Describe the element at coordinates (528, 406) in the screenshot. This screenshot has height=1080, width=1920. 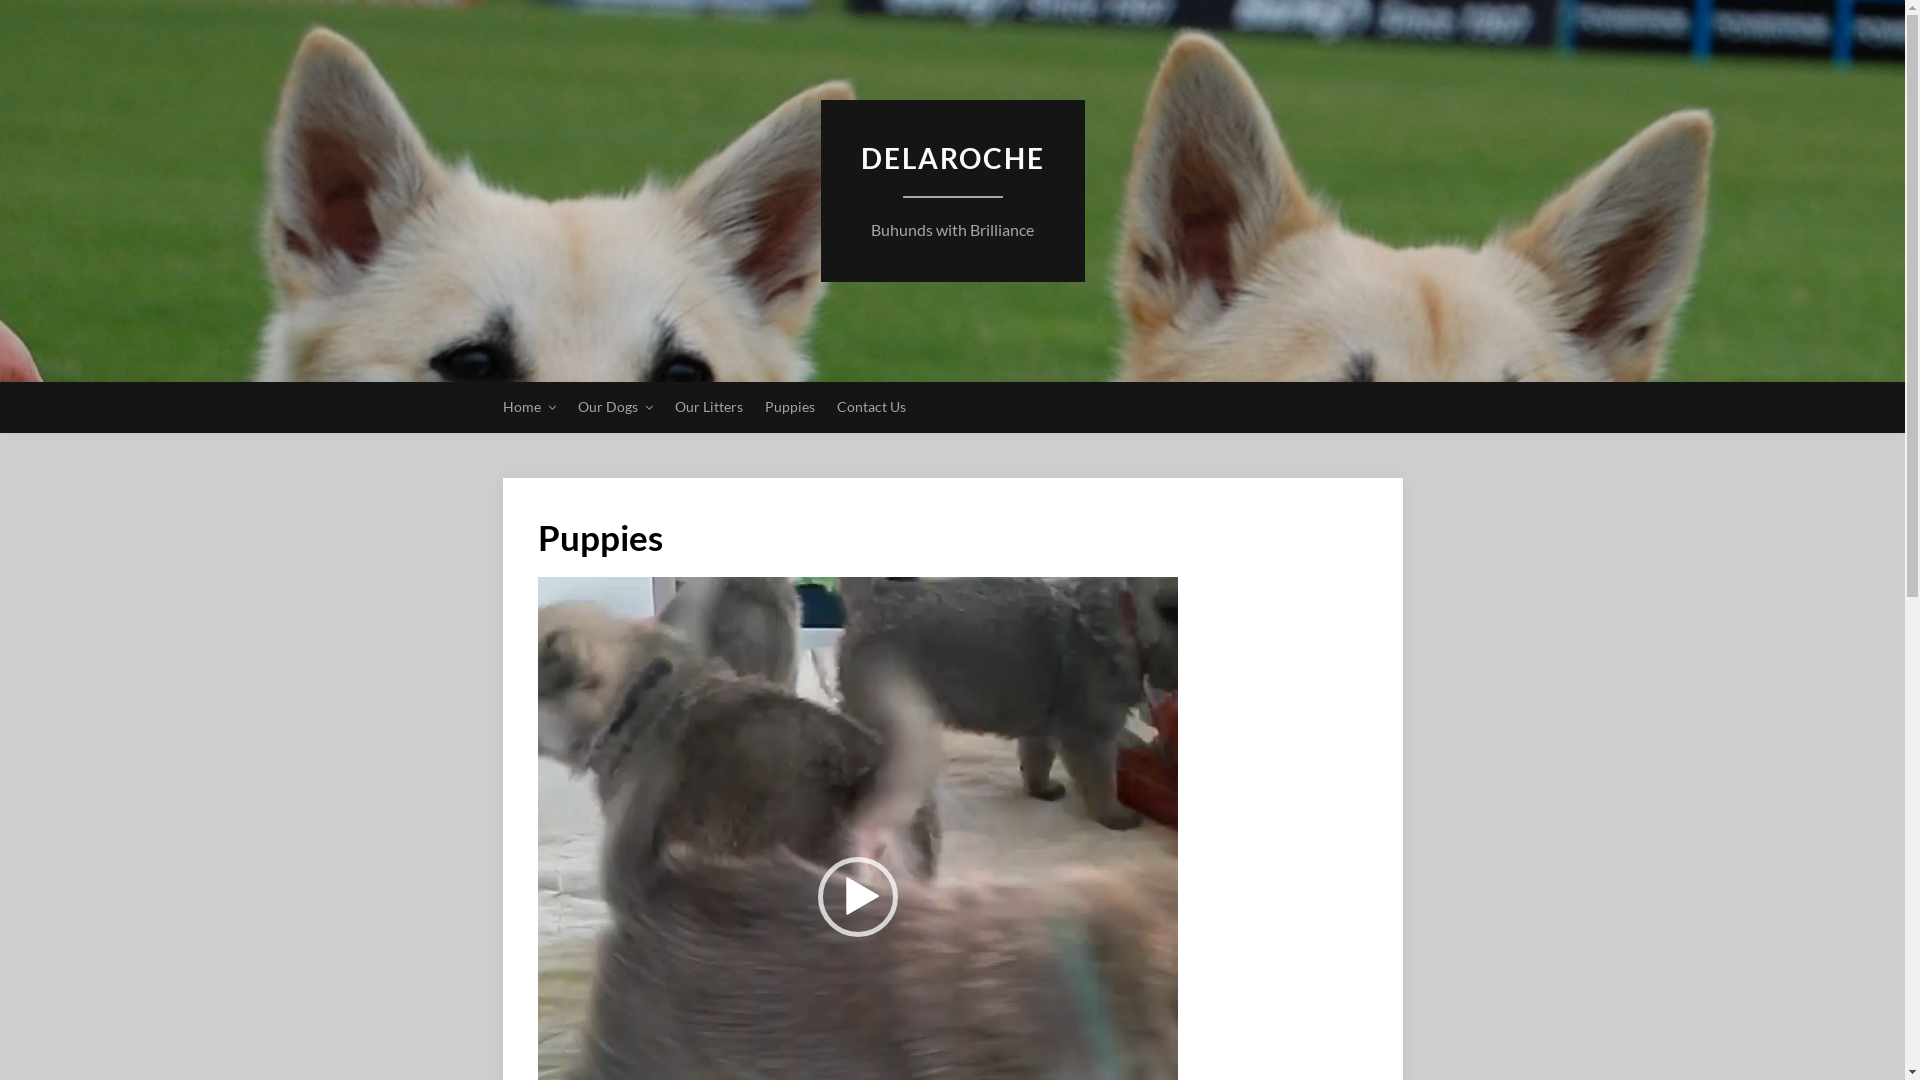
I see `'Home'` at that location.